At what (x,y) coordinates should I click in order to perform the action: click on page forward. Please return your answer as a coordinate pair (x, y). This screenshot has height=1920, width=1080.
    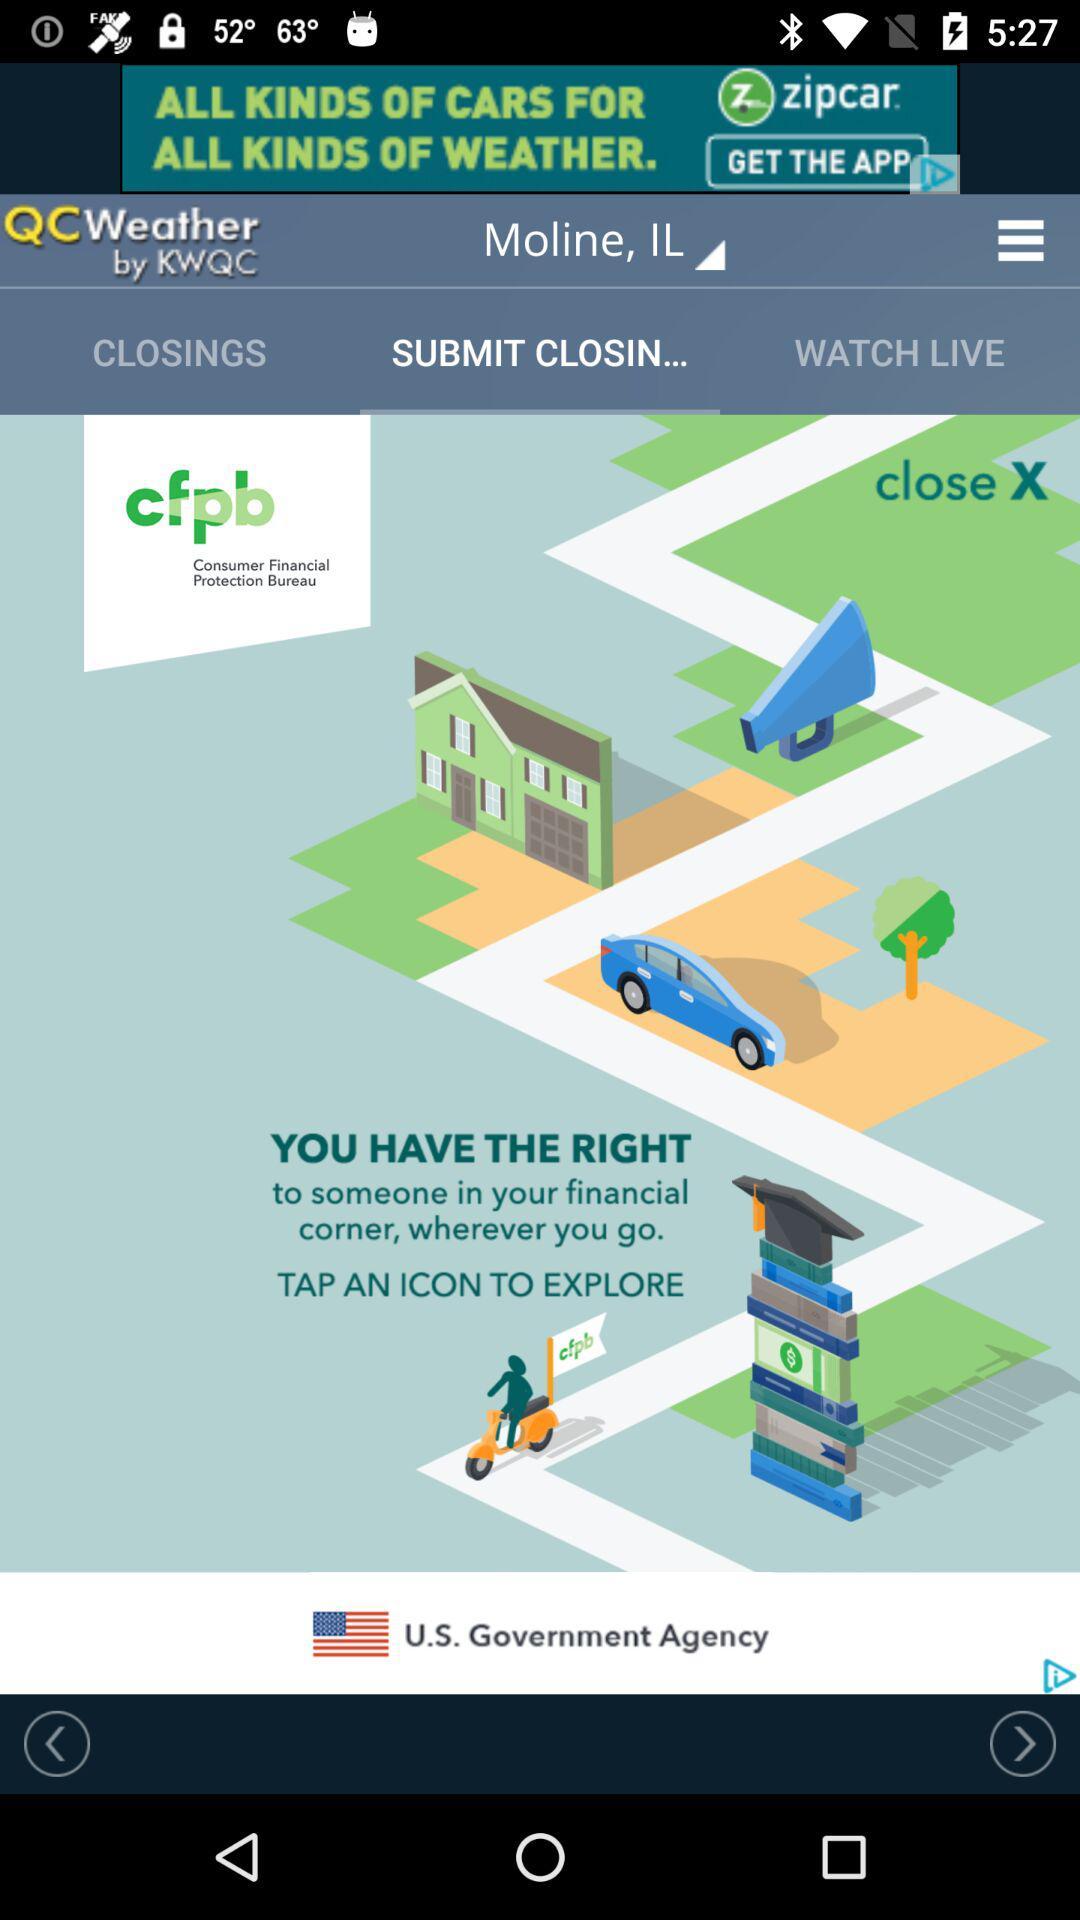
    Looking at the image, I should click on (1022, 1742).